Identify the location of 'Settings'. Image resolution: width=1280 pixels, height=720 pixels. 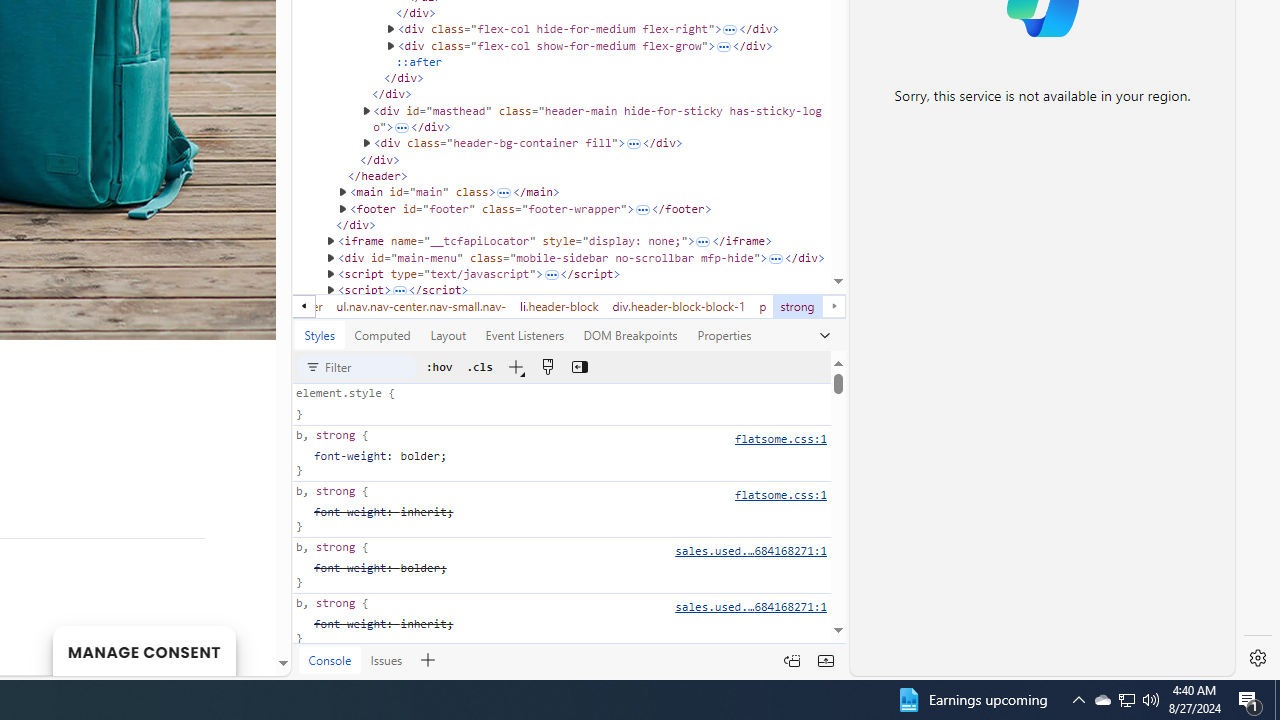
(1257, 658).